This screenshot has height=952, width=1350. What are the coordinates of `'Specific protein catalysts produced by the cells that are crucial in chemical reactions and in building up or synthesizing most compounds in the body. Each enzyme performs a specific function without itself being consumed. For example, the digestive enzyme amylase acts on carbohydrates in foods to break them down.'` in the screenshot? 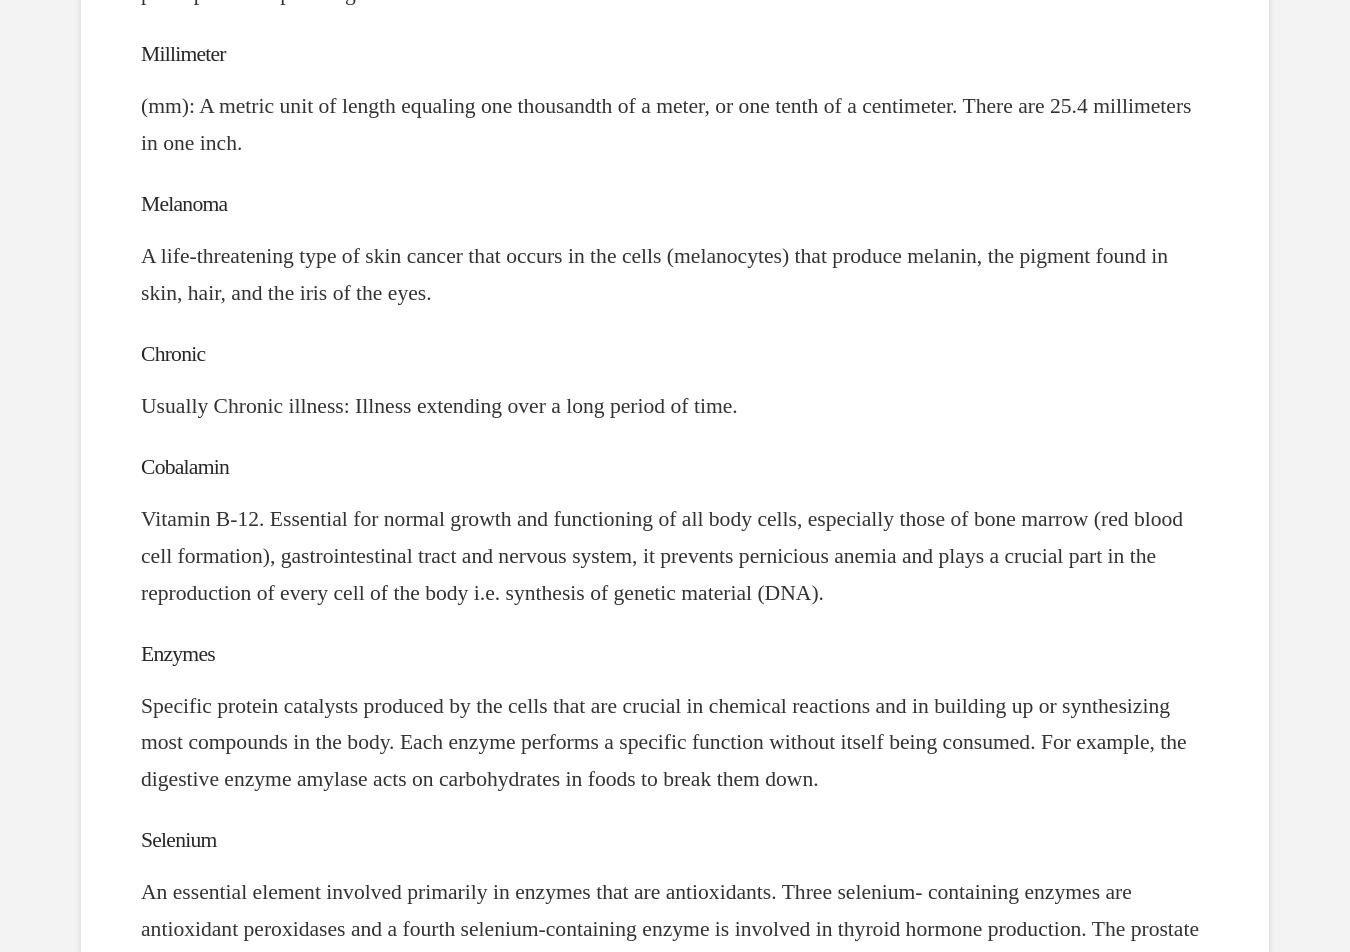 It's located at (663, 741).